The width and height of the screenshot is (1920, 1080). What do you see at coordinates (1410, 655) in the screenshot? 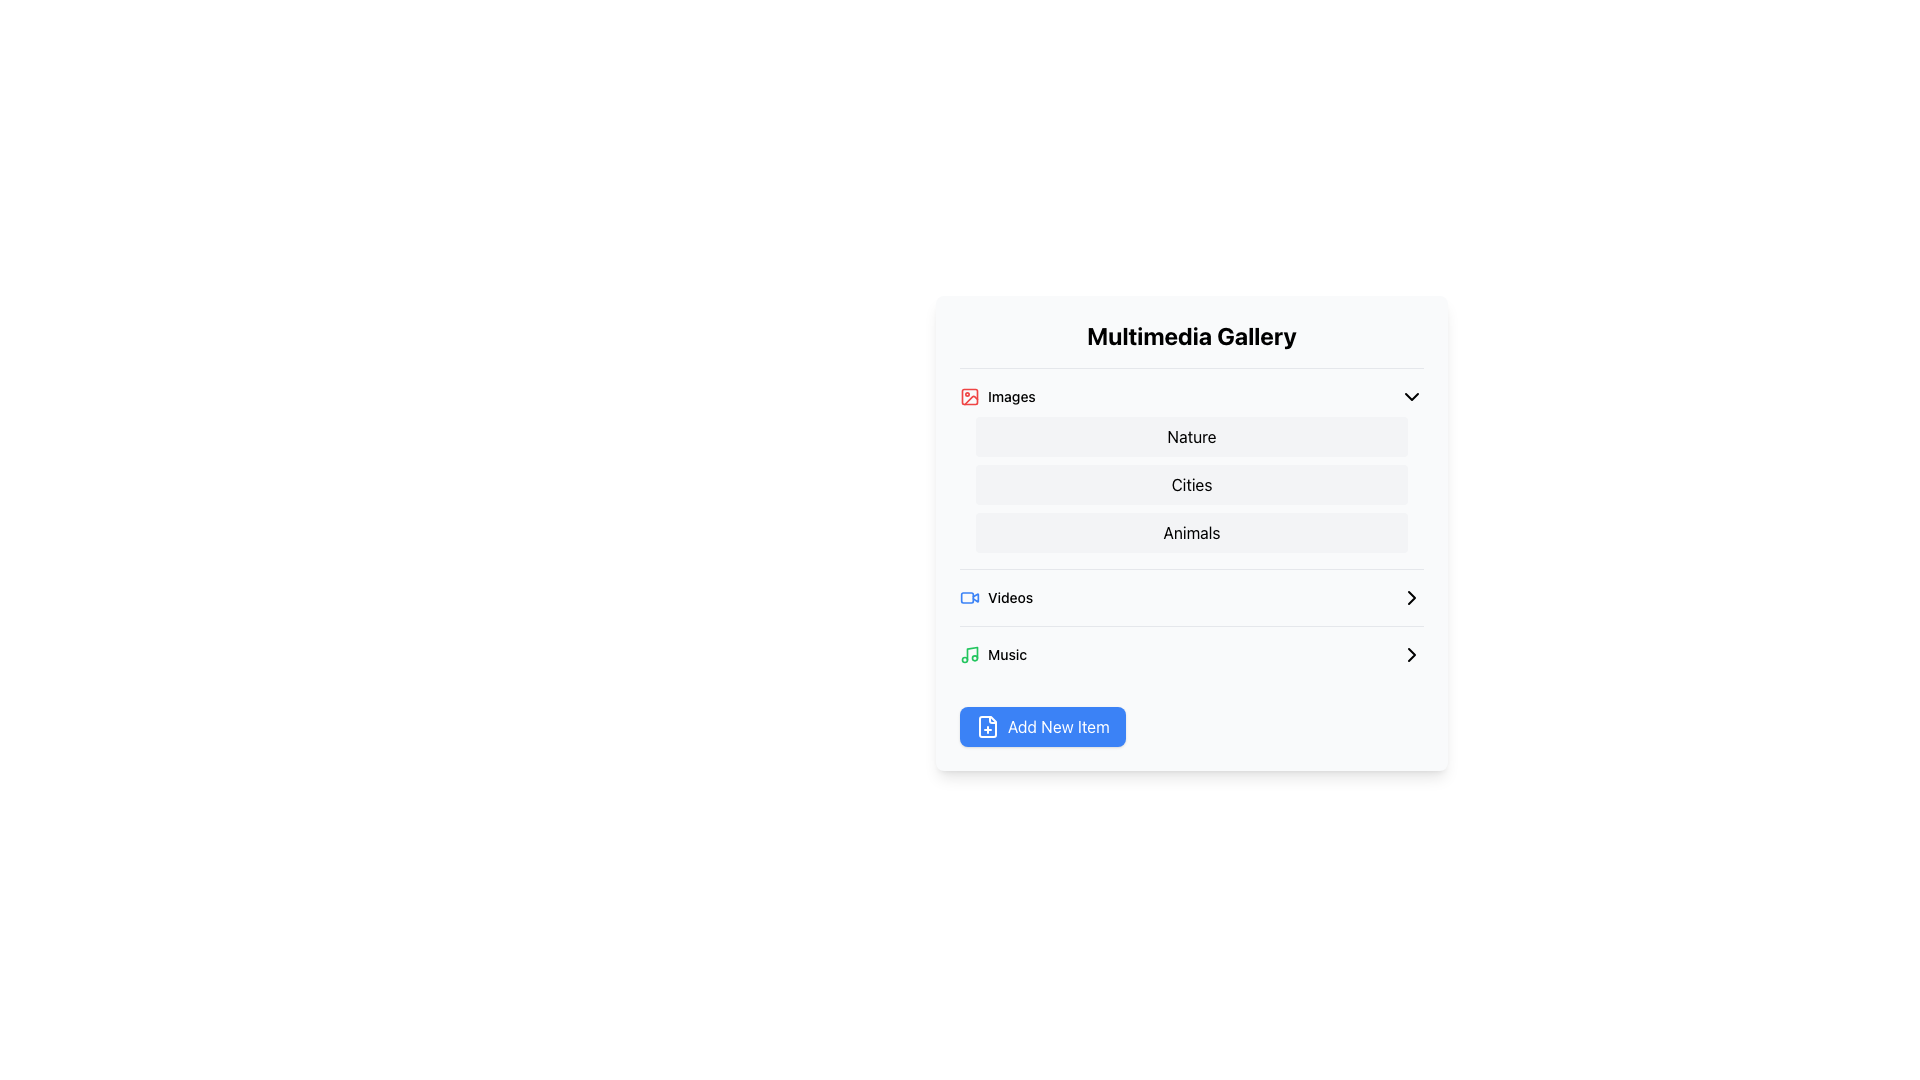
I see `the rightward-facing arrow icon located at the rightmost side of the 'Music' row` at bounding box center [1410, 655].